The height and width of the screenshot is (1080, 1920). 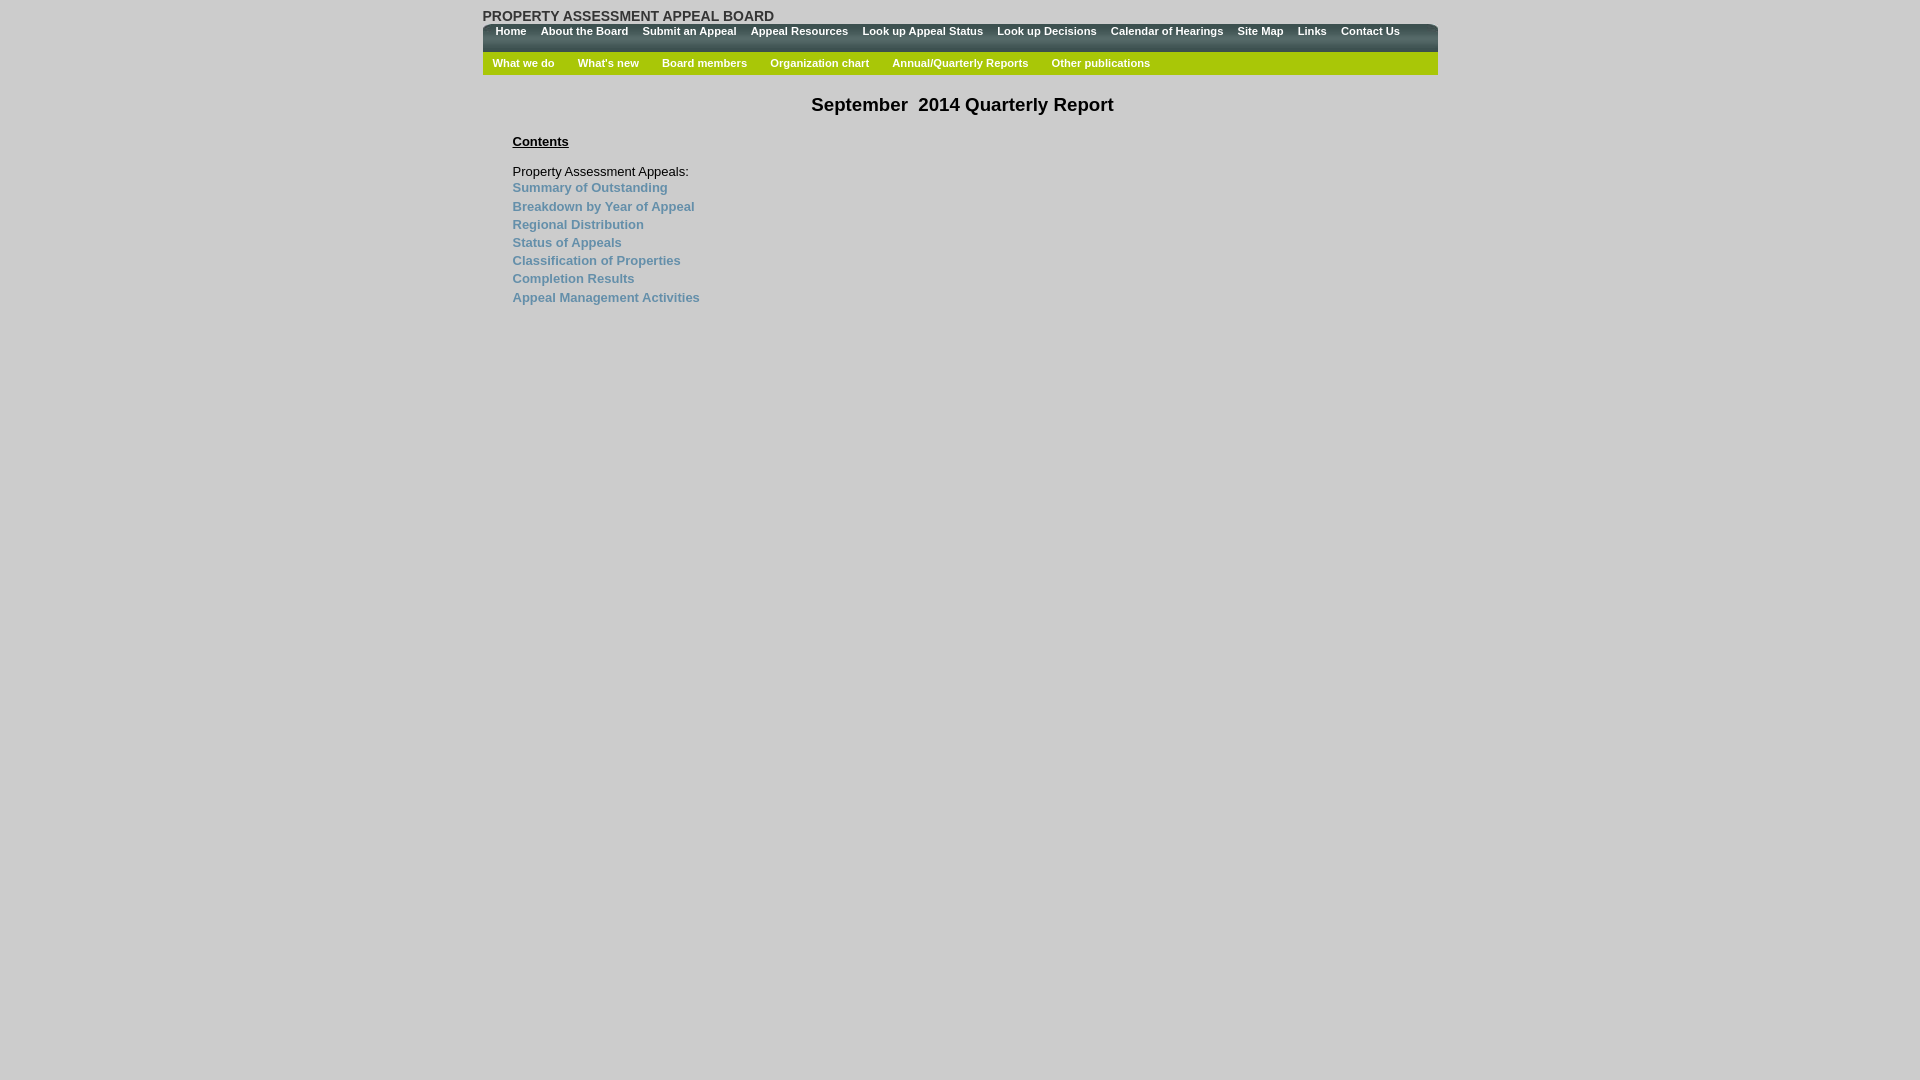 I want to click on 'Completion Results', so click(x=571, y=278).